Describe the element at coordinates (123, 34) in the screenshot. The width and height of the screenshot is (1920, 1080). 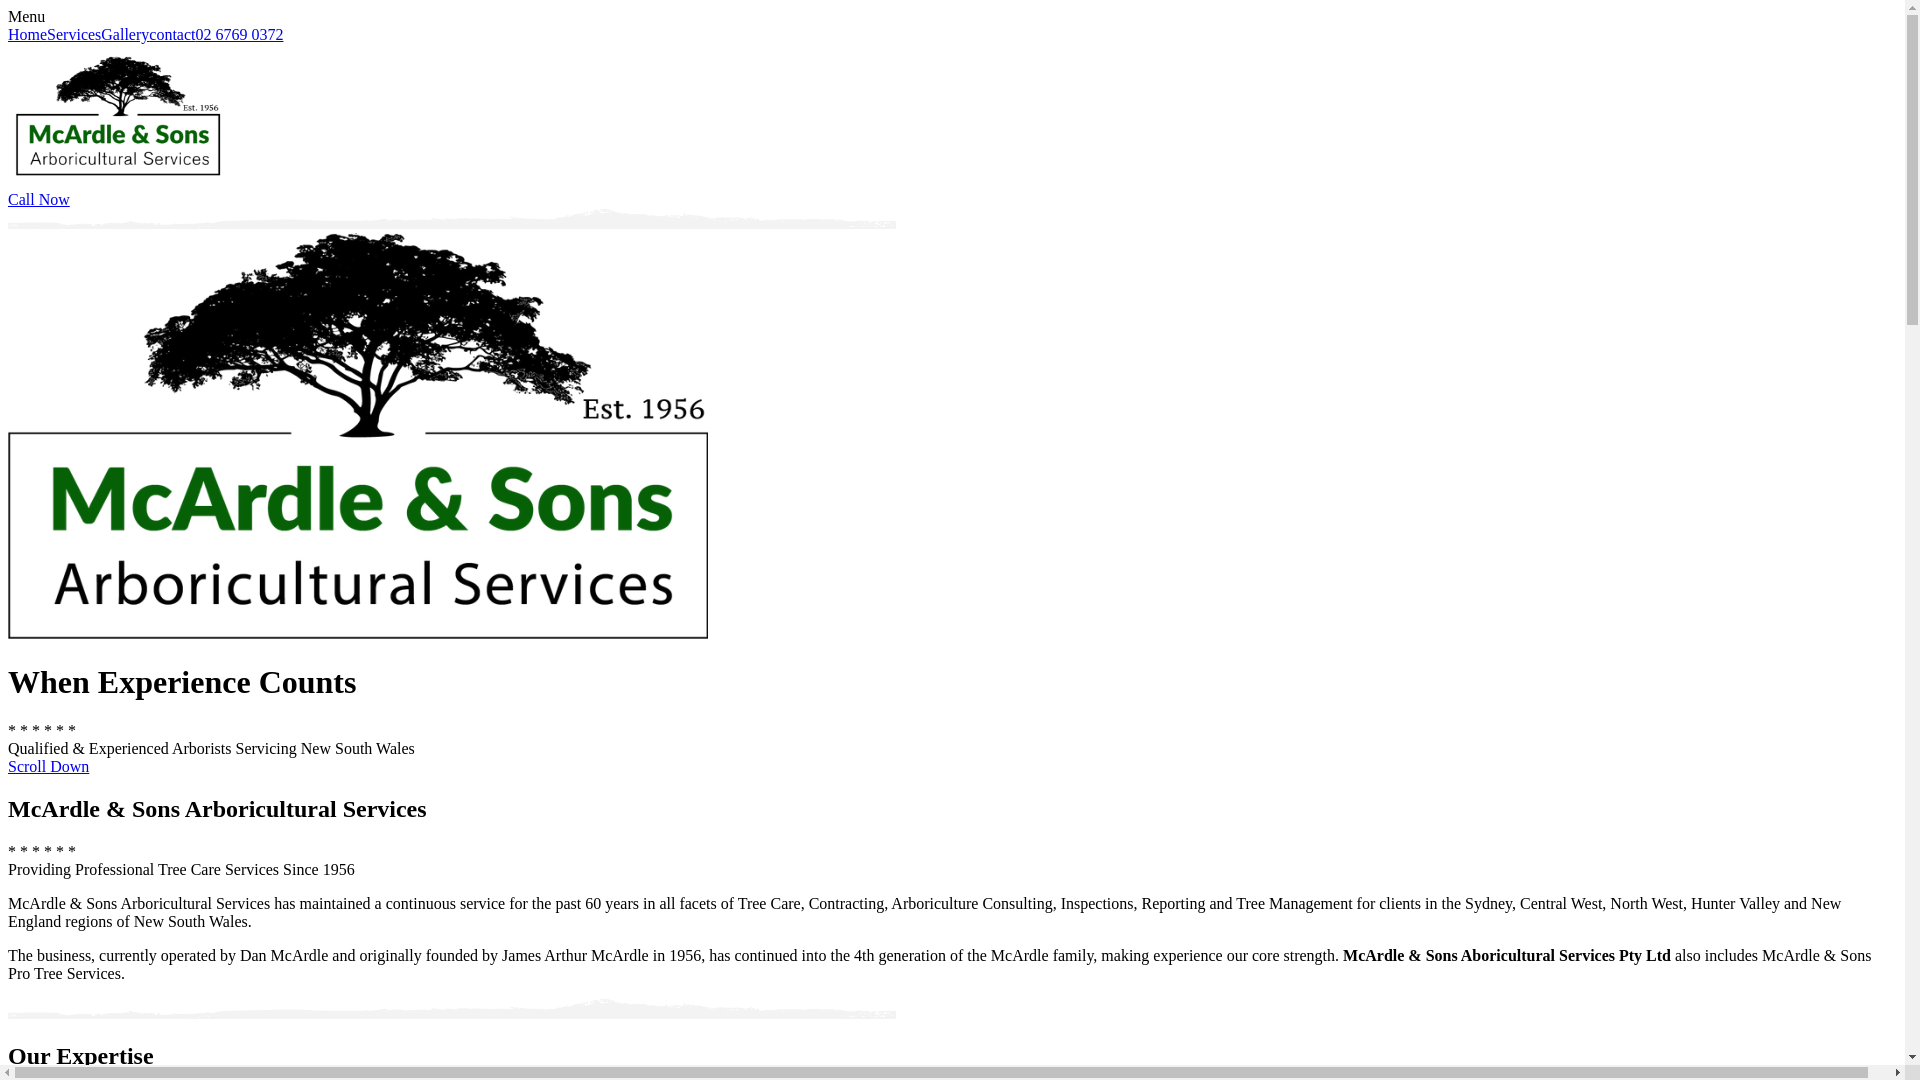
I see `'Gallery'` at that location.